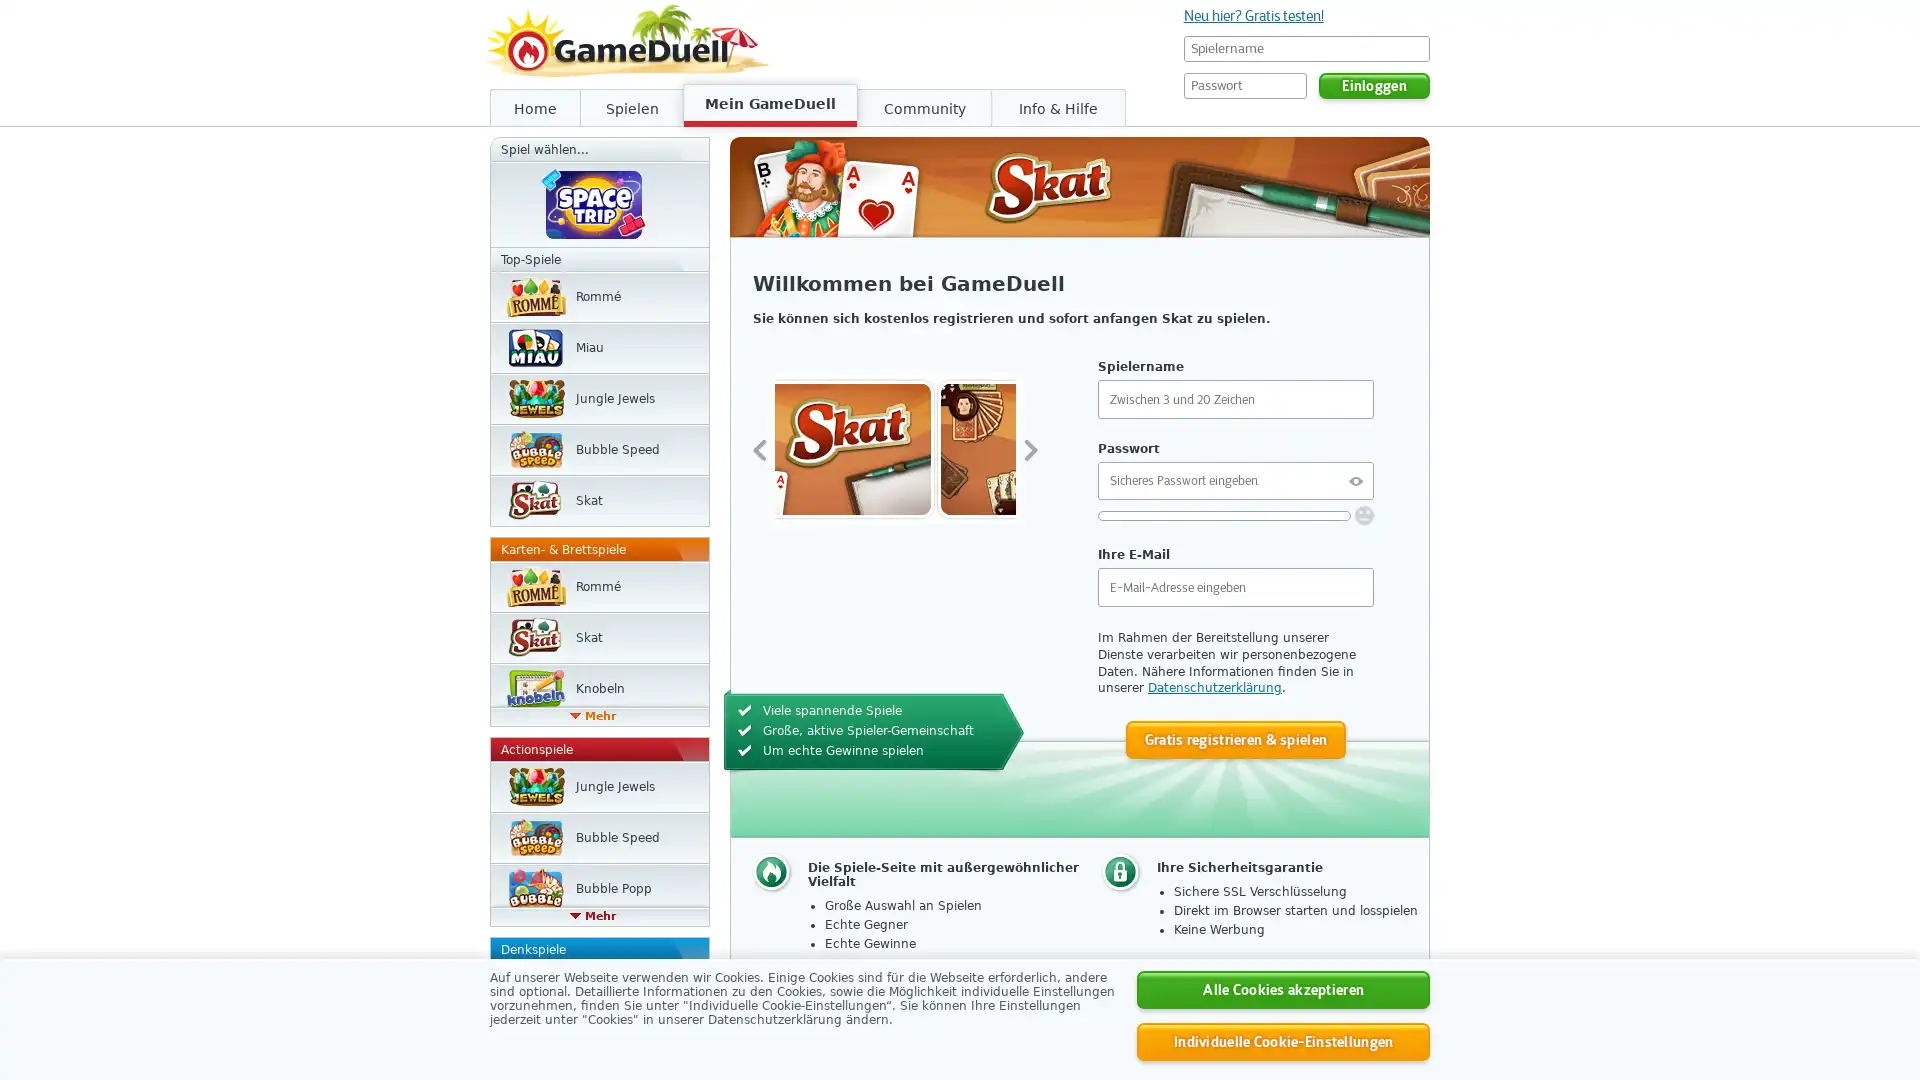 The height and width of the screenshot is (1080, 1920). I want to click on Einloggen, so click(1373, 84).